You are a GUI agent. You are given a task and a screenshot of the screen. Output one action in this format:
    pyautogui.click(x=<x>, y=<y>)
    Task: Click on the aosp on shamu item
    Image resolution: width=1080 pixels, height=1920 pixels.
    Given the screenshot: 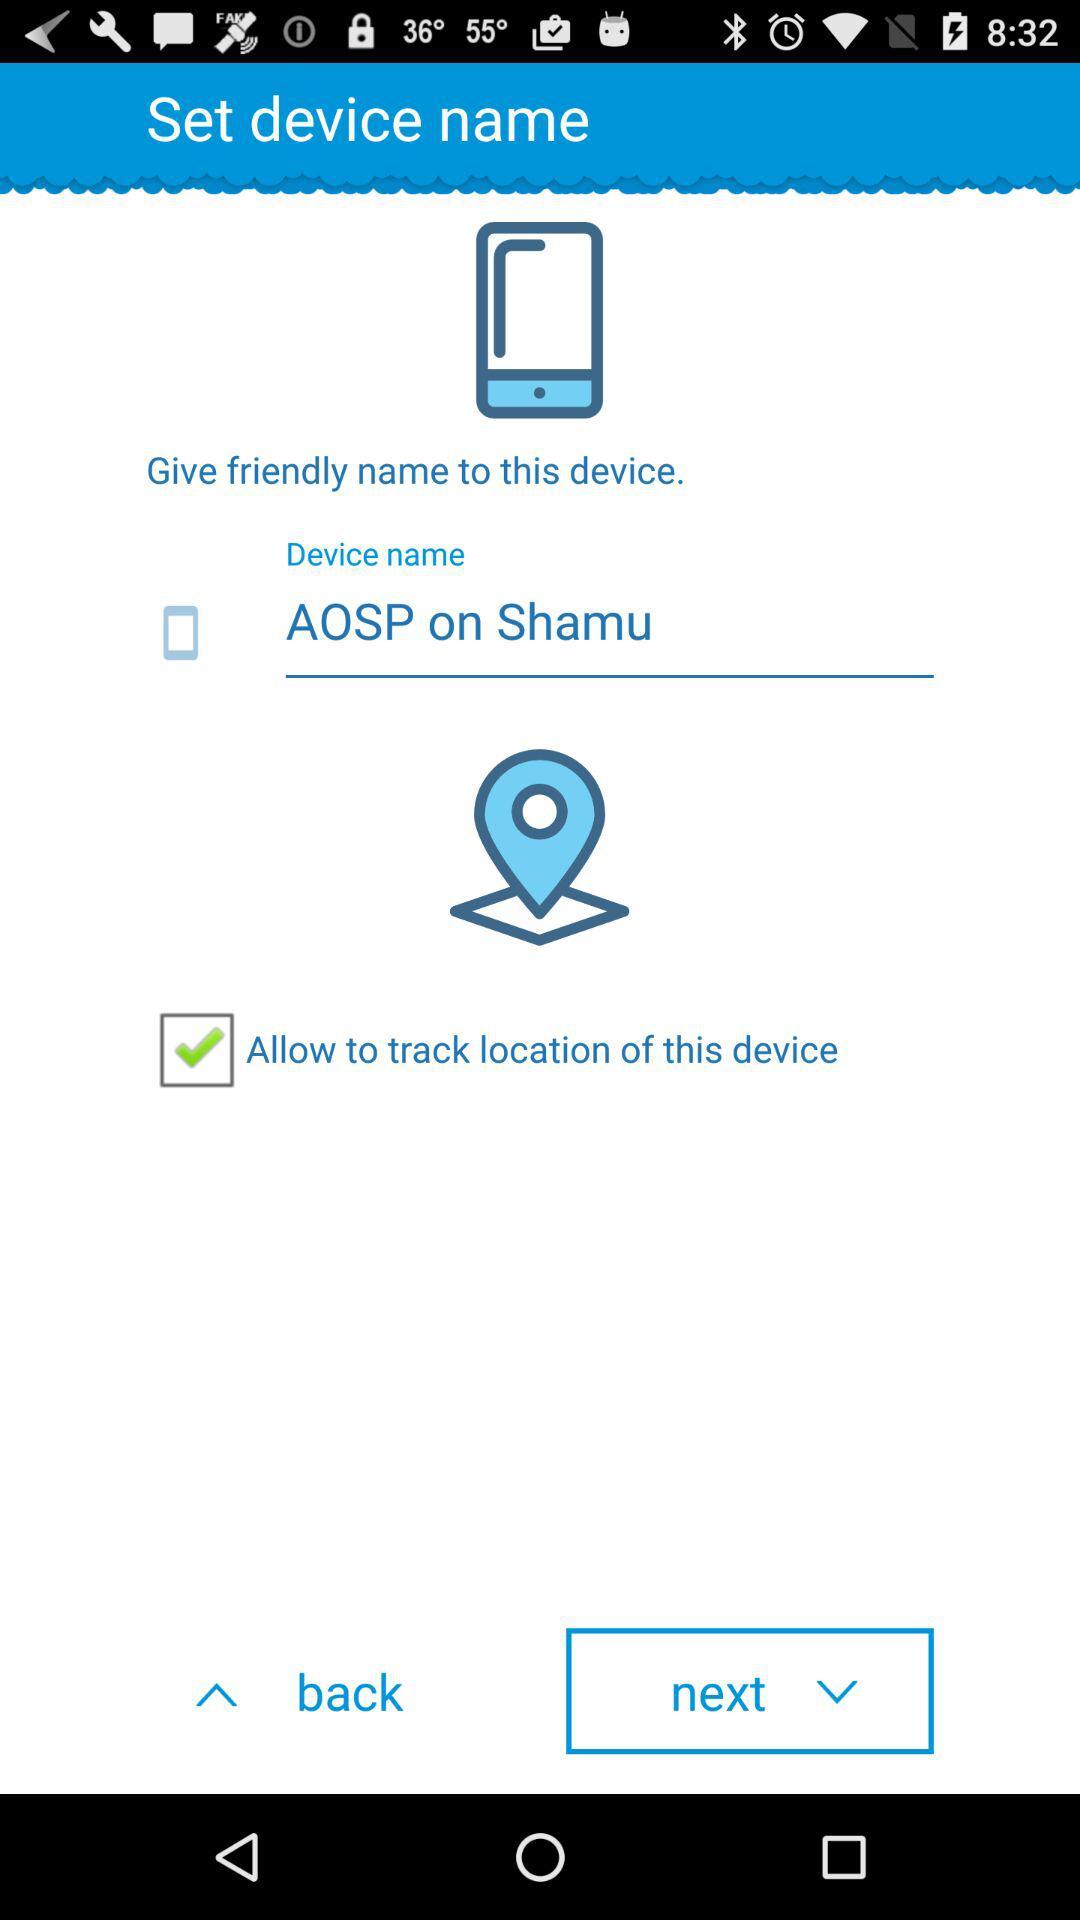 What is the action you would take?
    pyautogui.click(x=540, y=633)
    